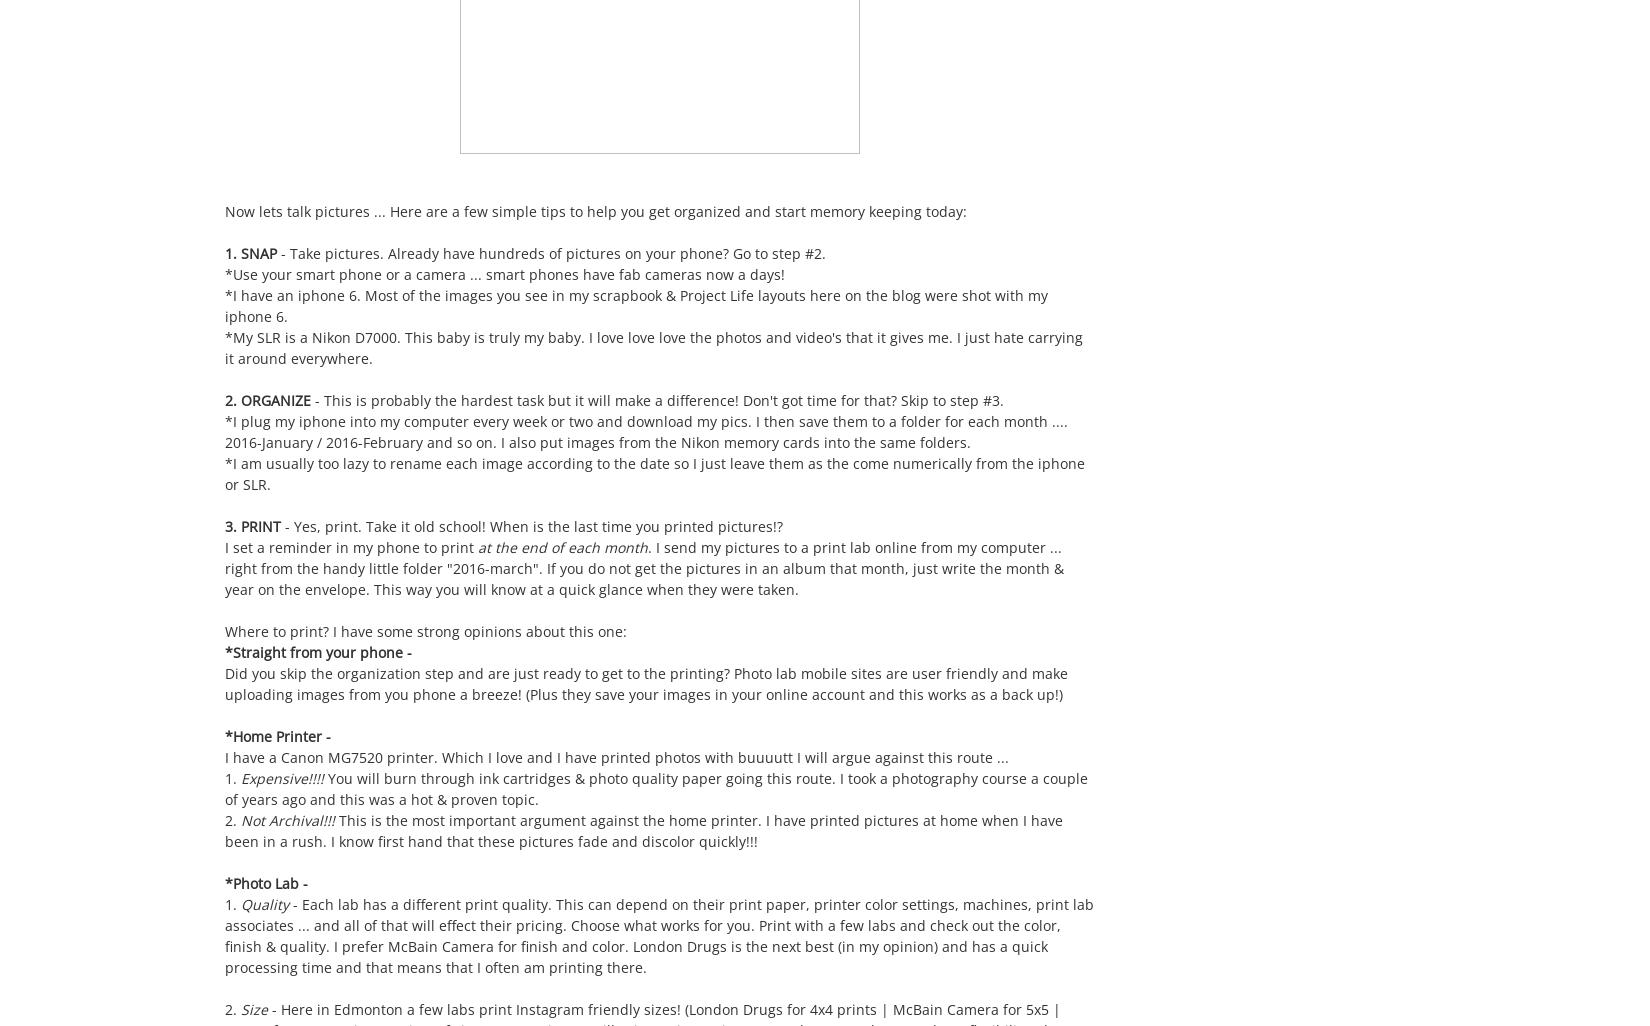  Describe the element at coordinates (264, 903) in the screenshot. I see `'Quality'` at that location.